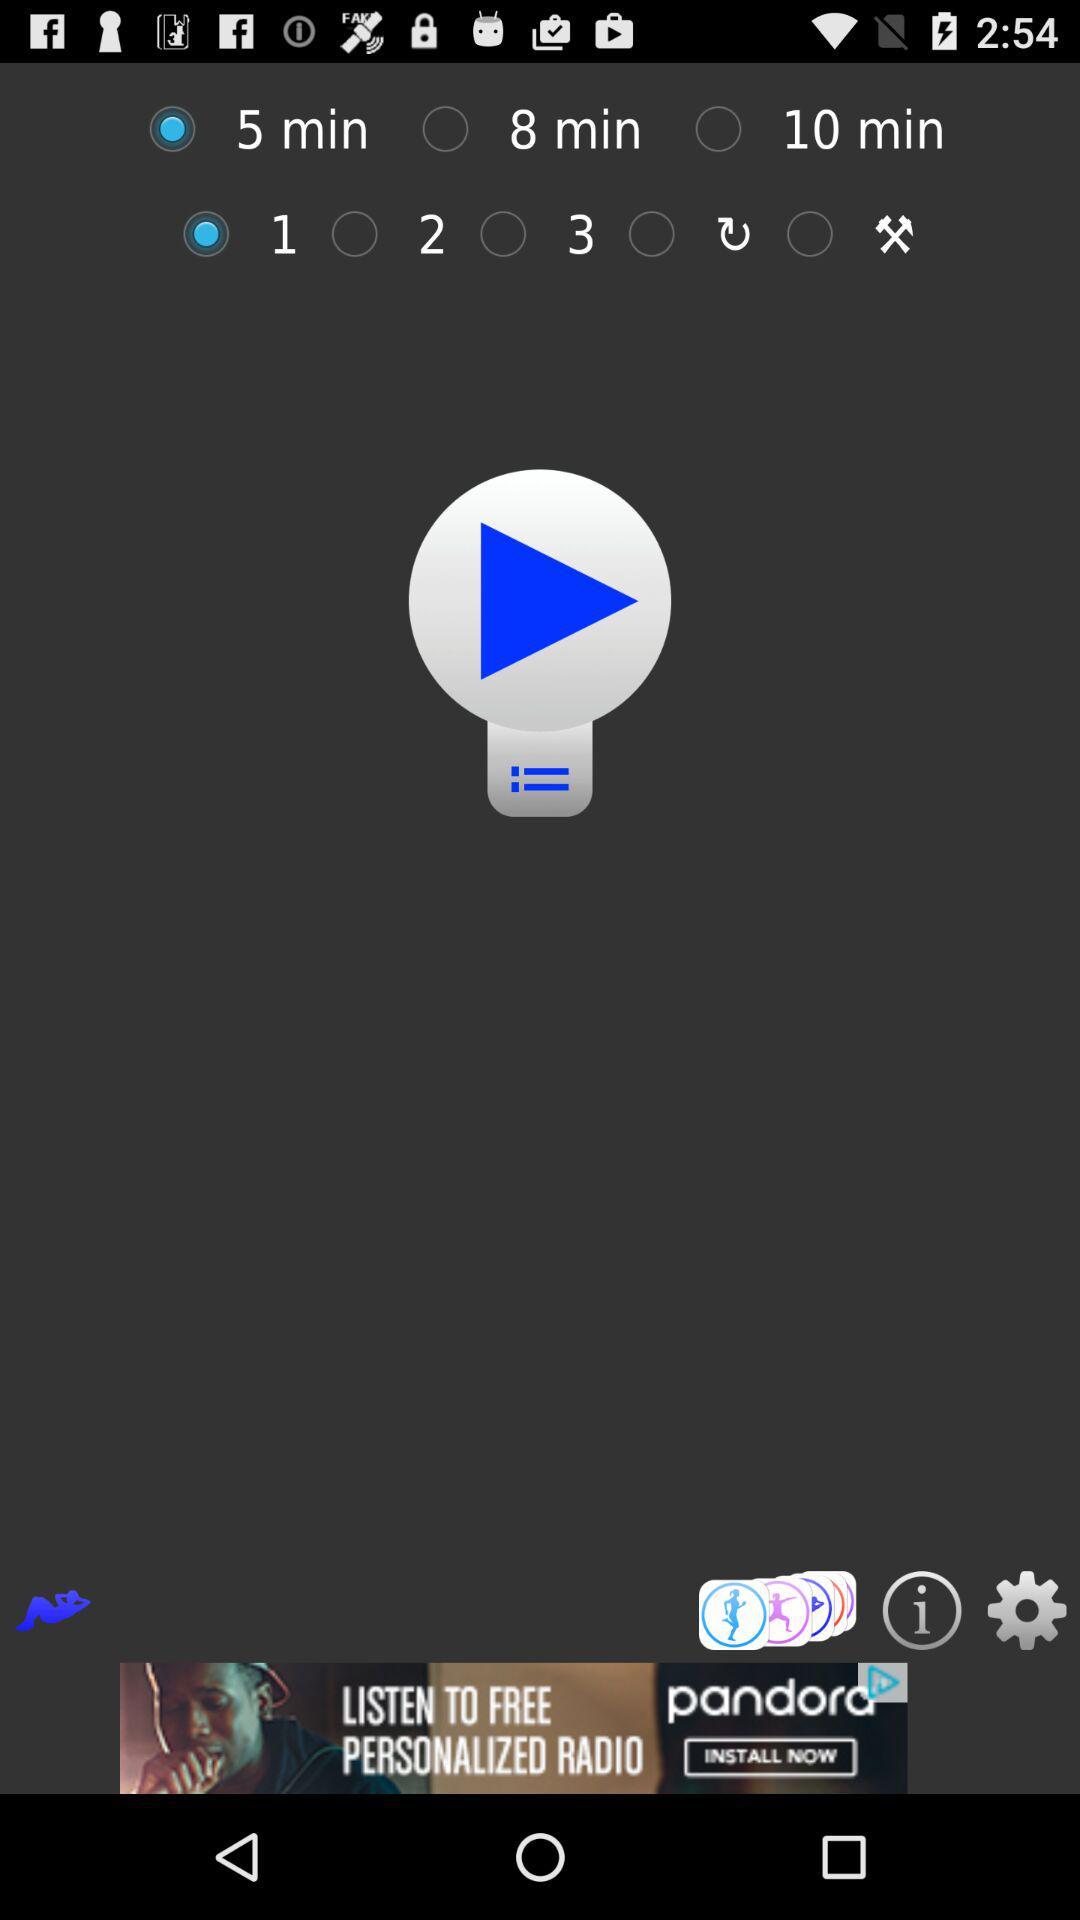 The image size is (1080, 1920). What do you see at coordinates (662, 234) in the screenshot?
I see `the timer` at bounding box center [662, 234].